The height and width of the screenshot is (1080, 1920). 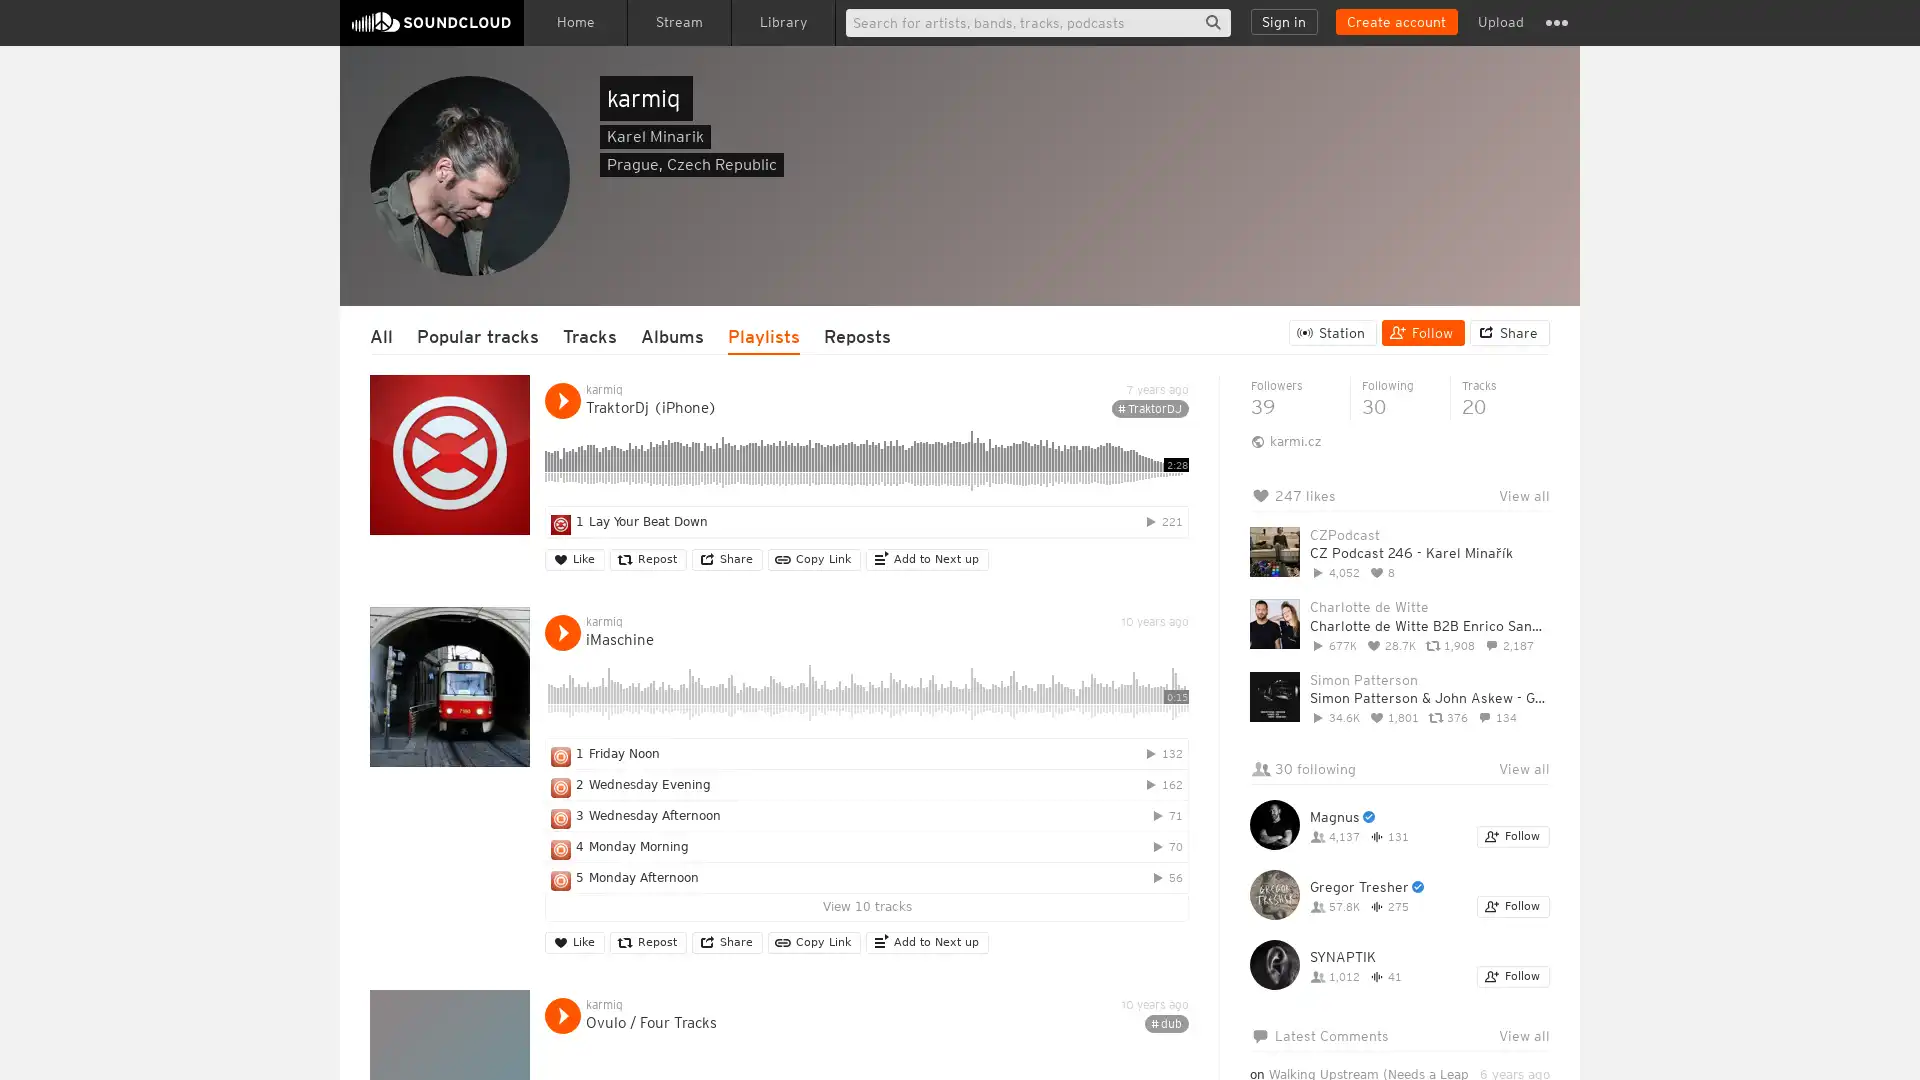 I want to click on Add to Next up, so click(x=926, y=559).